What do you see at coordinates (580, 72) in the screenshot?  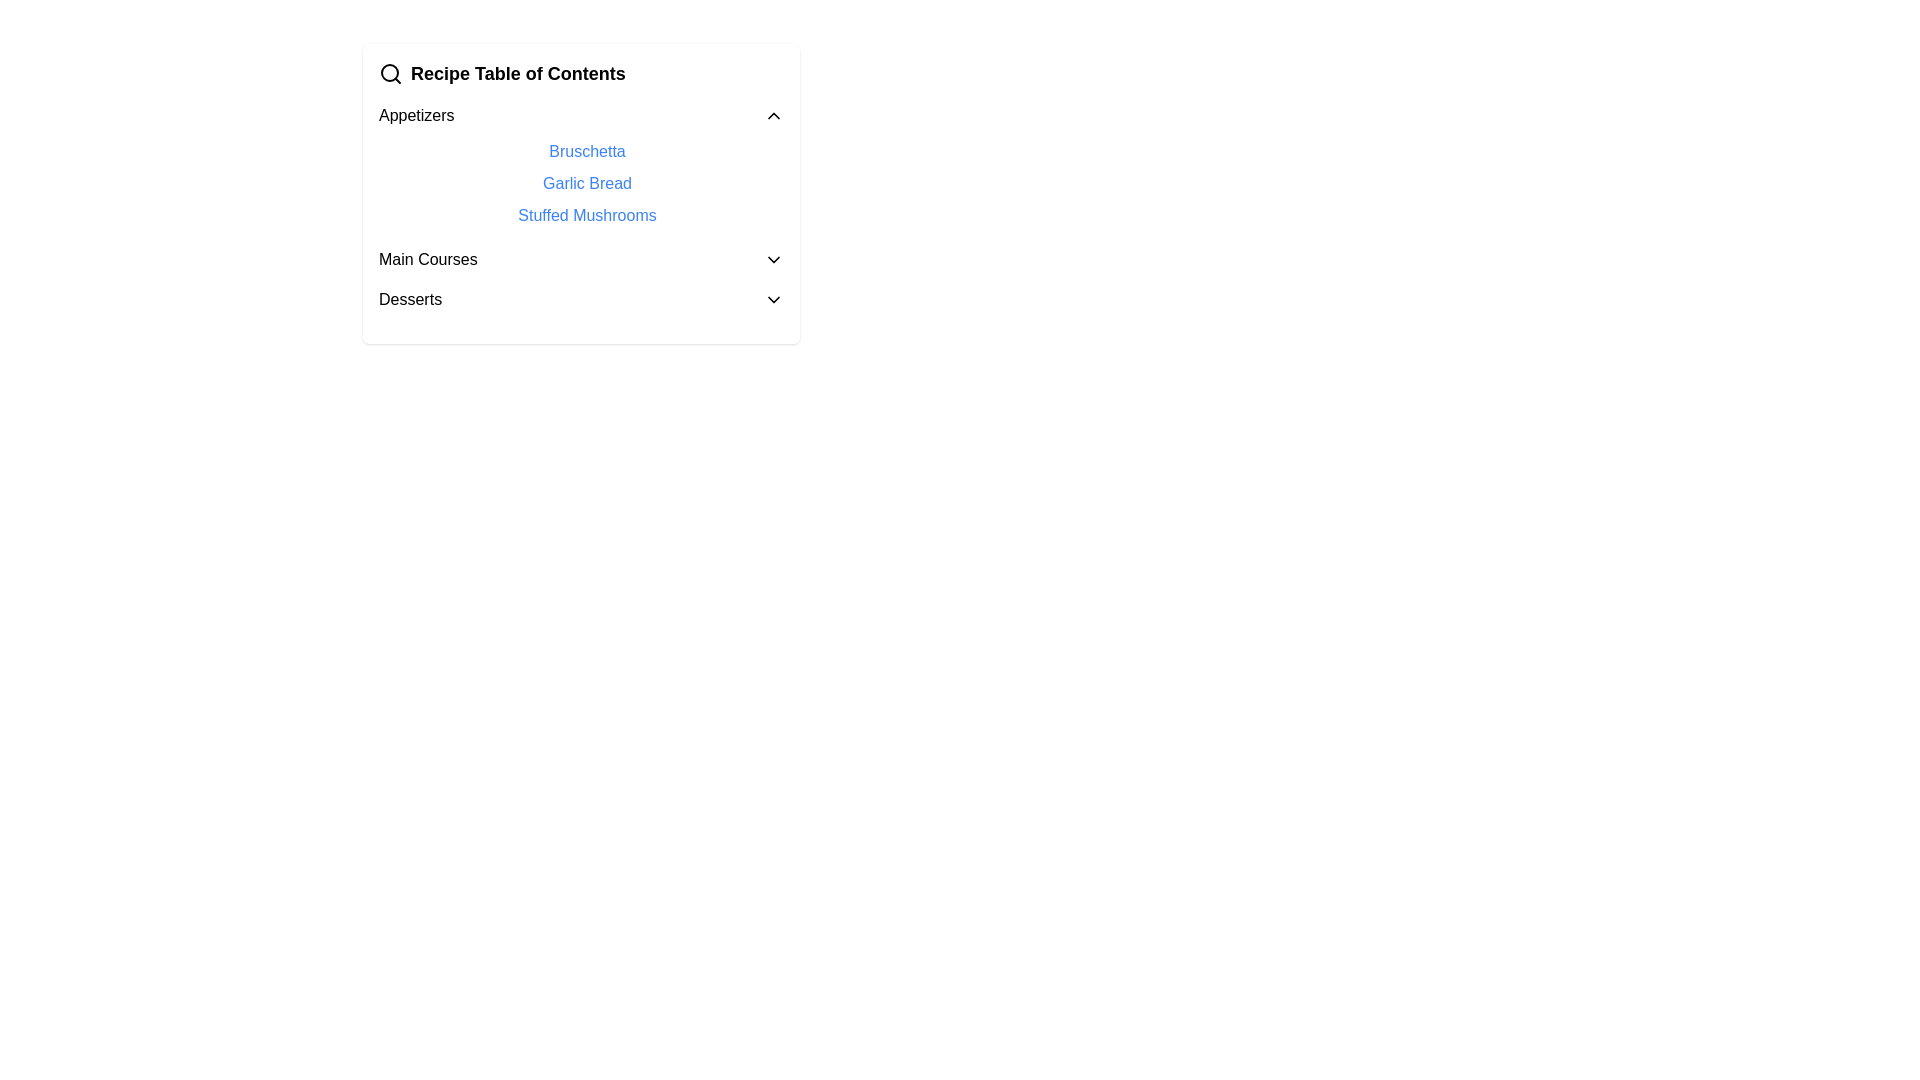 I see `the 'Recipe Table of Contents' text label with the magnifying glass icon, which is located at the top of a vertically structured group of interactive categories and links` at bounding box center [580, 72].